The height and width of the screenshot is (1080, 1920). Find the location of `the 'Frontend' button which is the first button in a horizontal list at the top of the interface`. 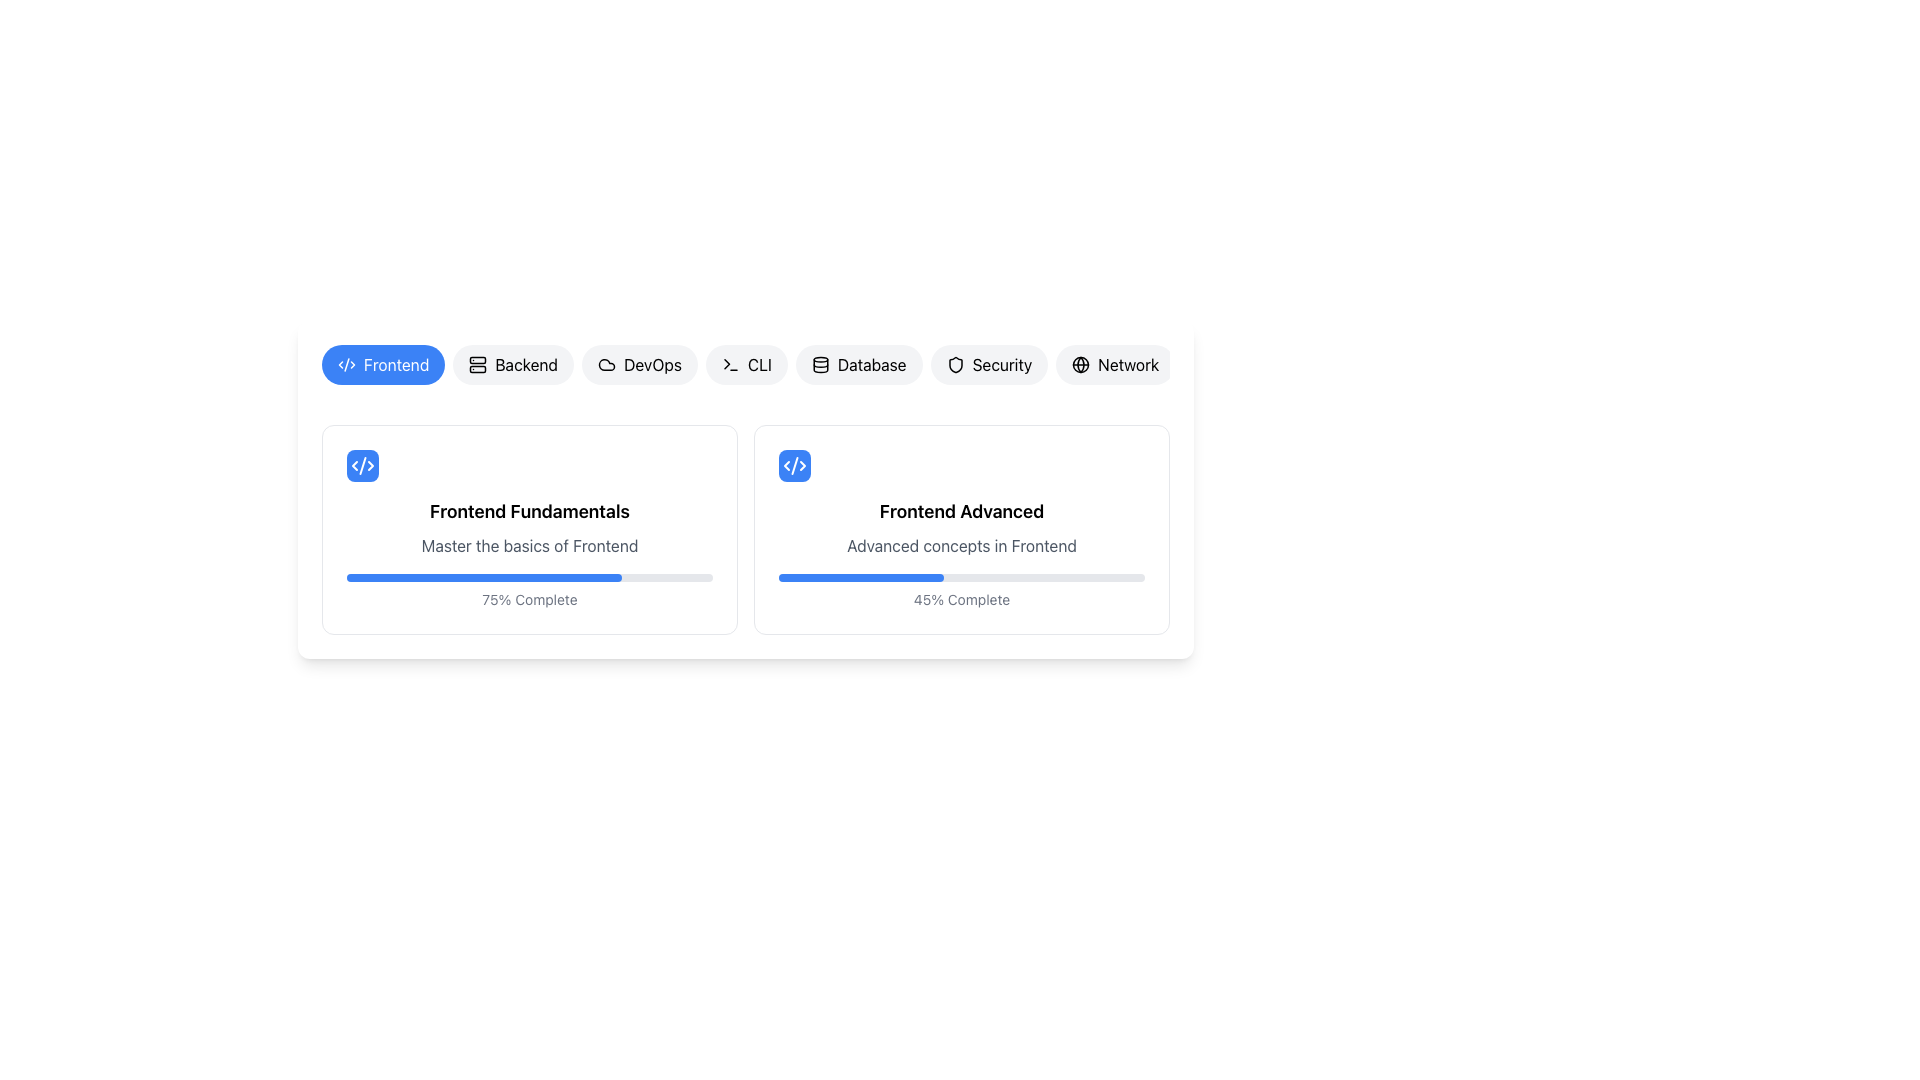

the 'Frontend' button which is the first button in a horizontal list at the top of the interface is located at coordinates (396, 365).